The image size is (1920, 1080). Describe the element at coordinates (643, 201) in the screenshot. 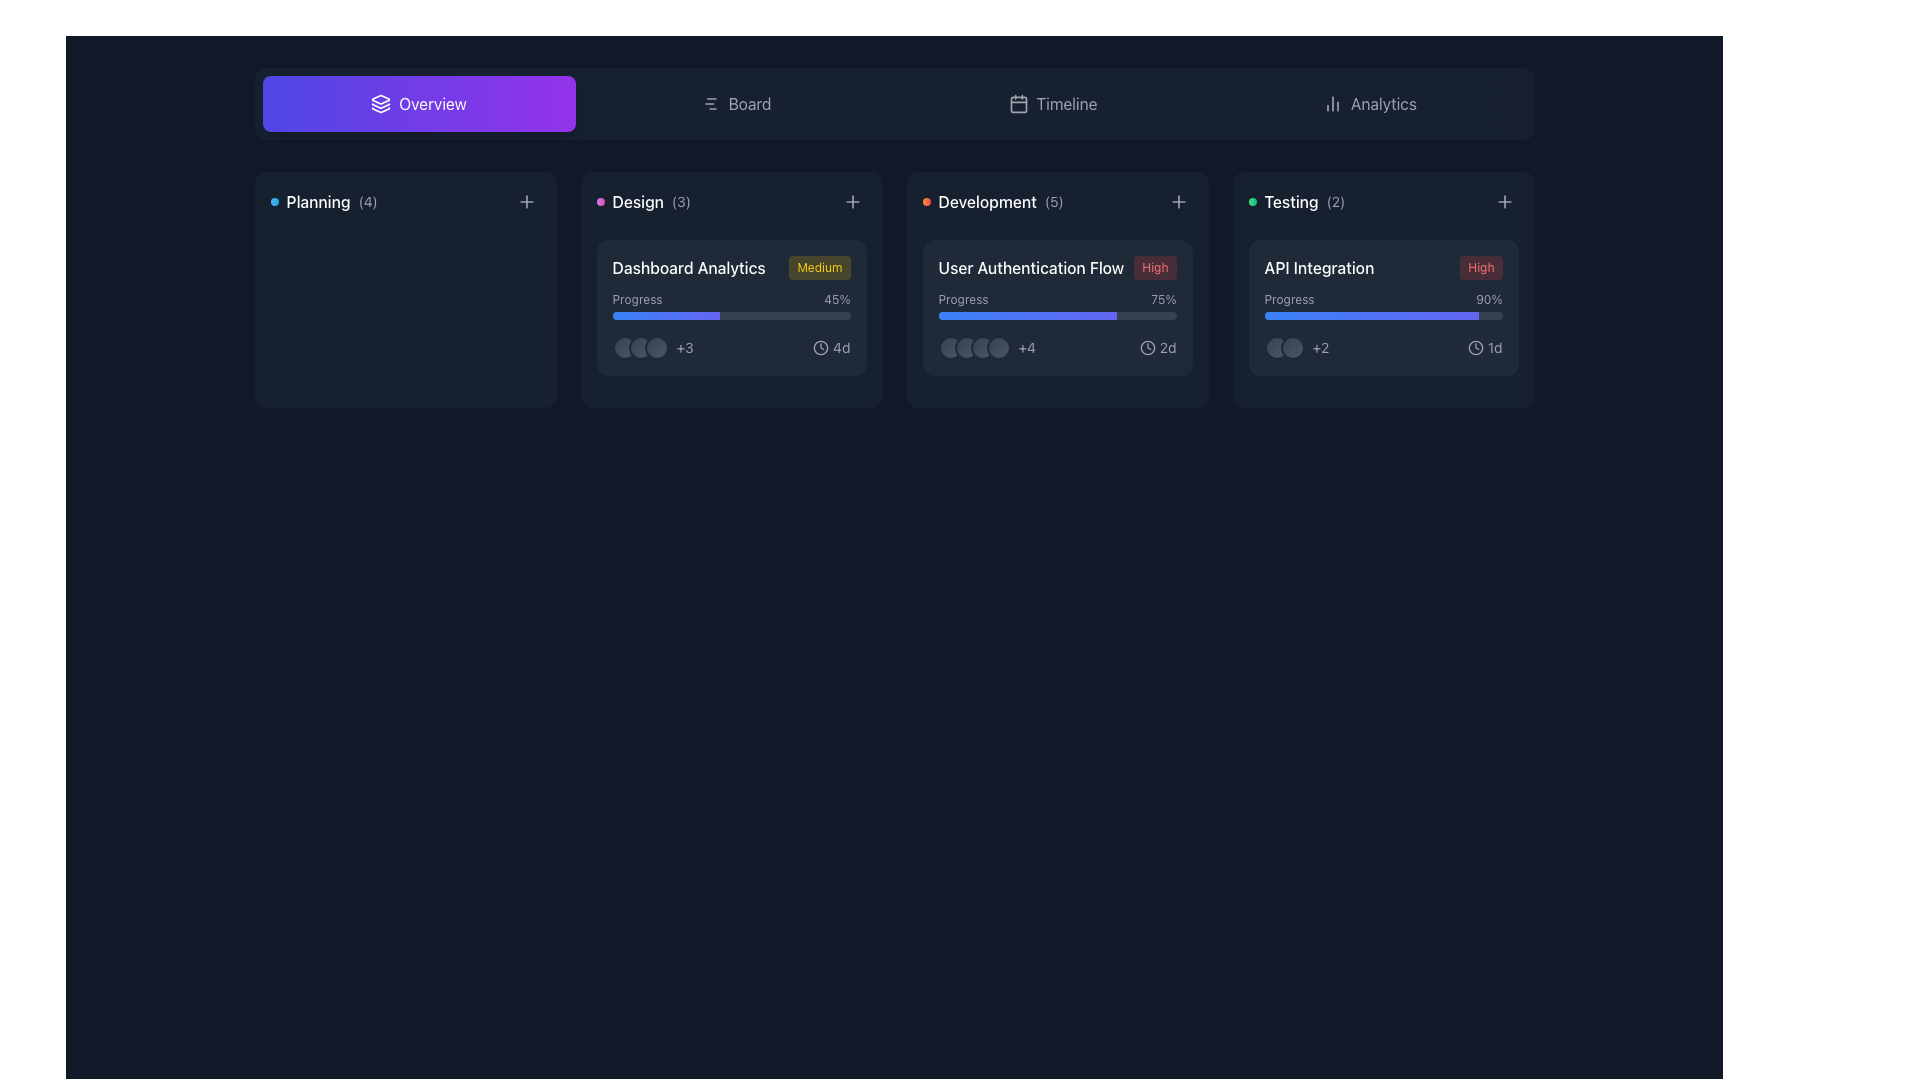

I see `the text label 'Design (3)' for editing, located in the 'Design' card within the 'Overview' section, styled in white bold and gray smaller font with a circular gradient icon beside it` at that location.